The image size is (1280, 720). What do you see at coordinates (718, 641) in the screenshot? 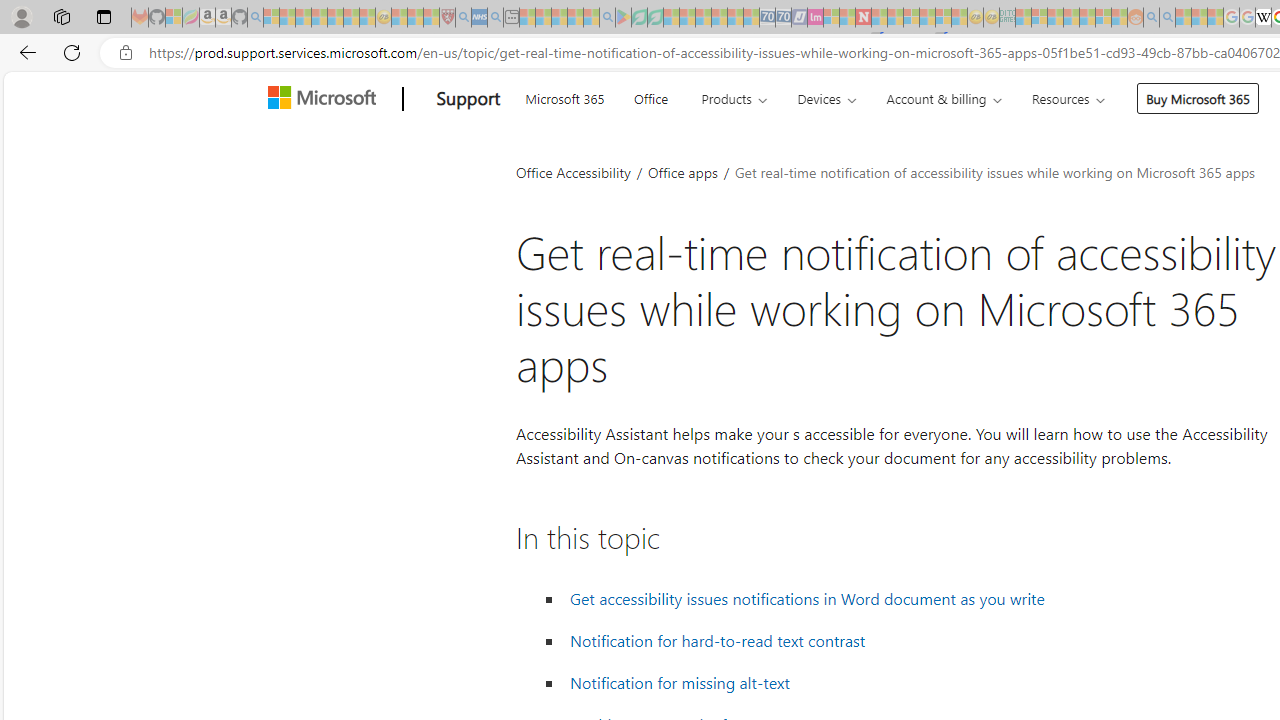
I see `' Notification for hard-to-read text contrast'` at bounding box center [718, 641].